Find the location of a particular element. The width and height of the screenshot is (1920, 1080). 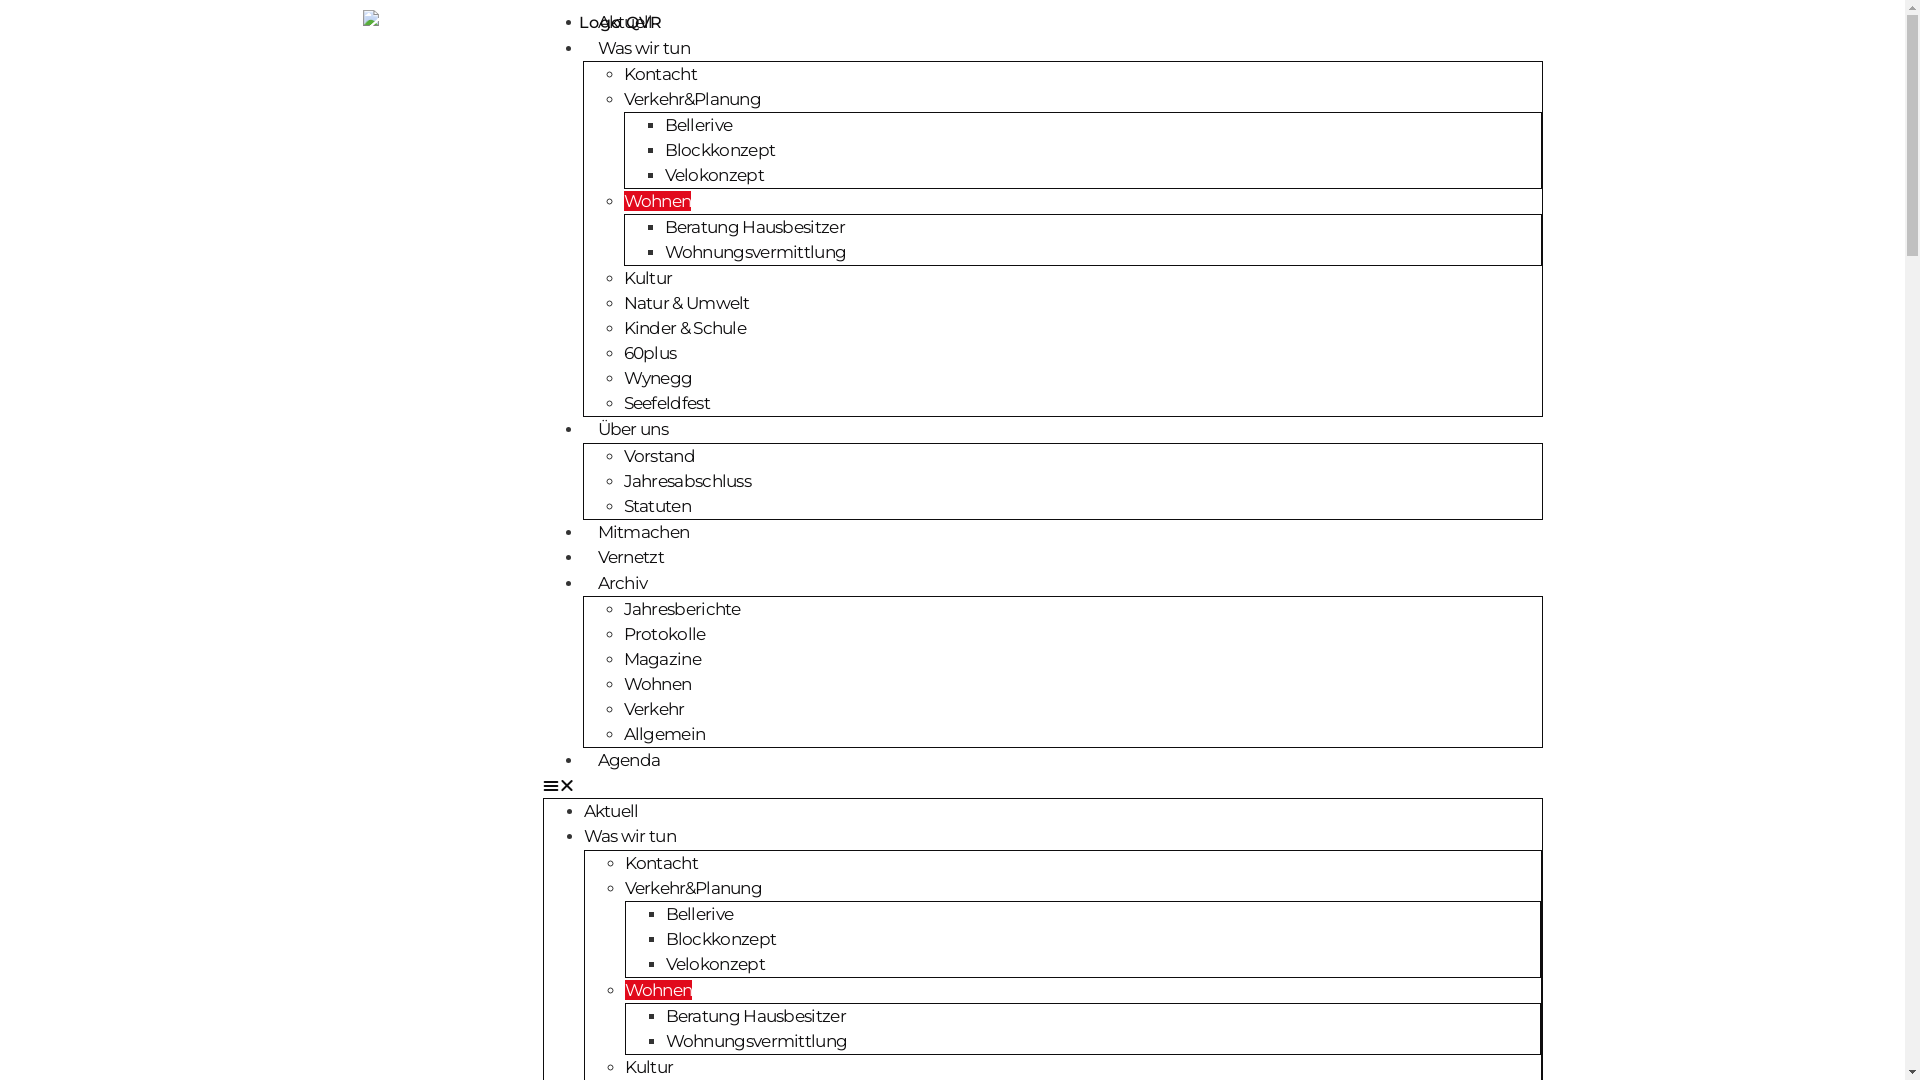

'Kultur' is located at coordinates (648, 1064).